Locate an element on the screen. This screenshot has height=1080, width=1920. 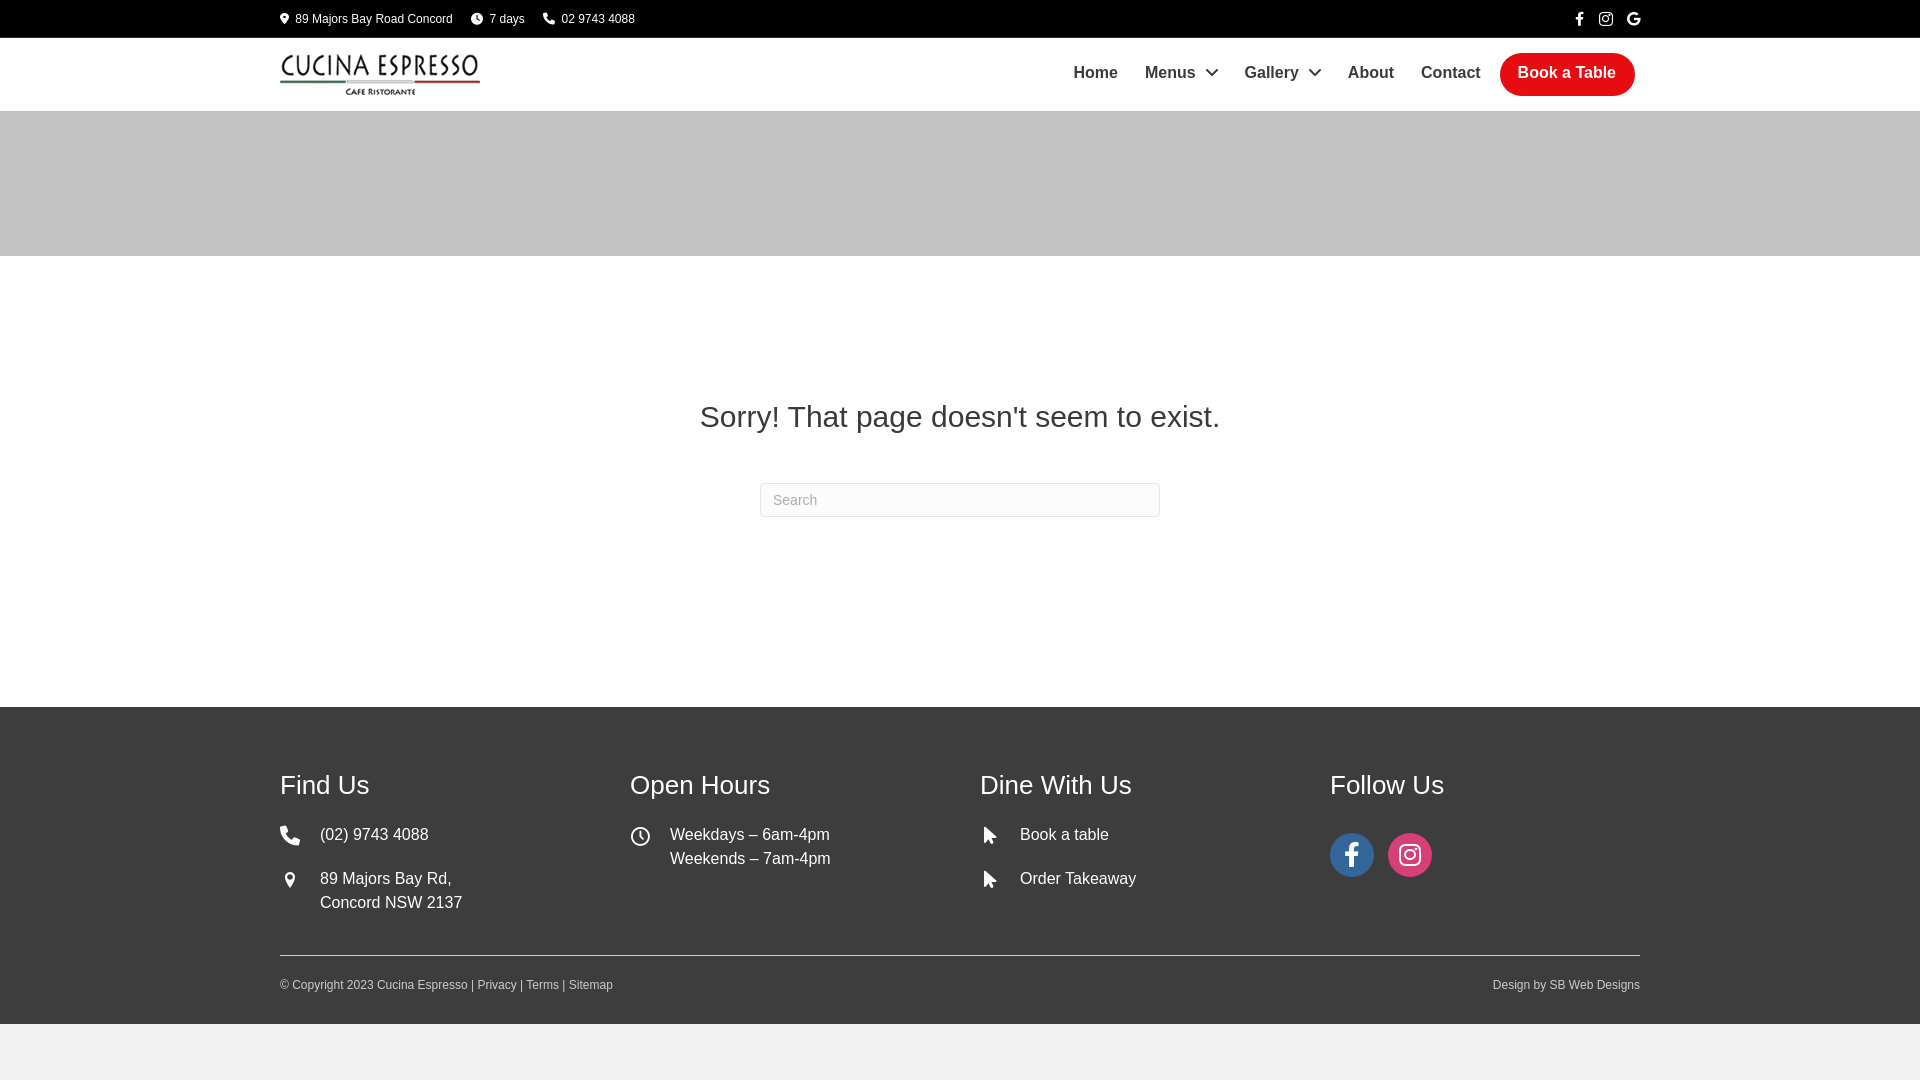
'Sitemap' is located at coordinates (589, 983).